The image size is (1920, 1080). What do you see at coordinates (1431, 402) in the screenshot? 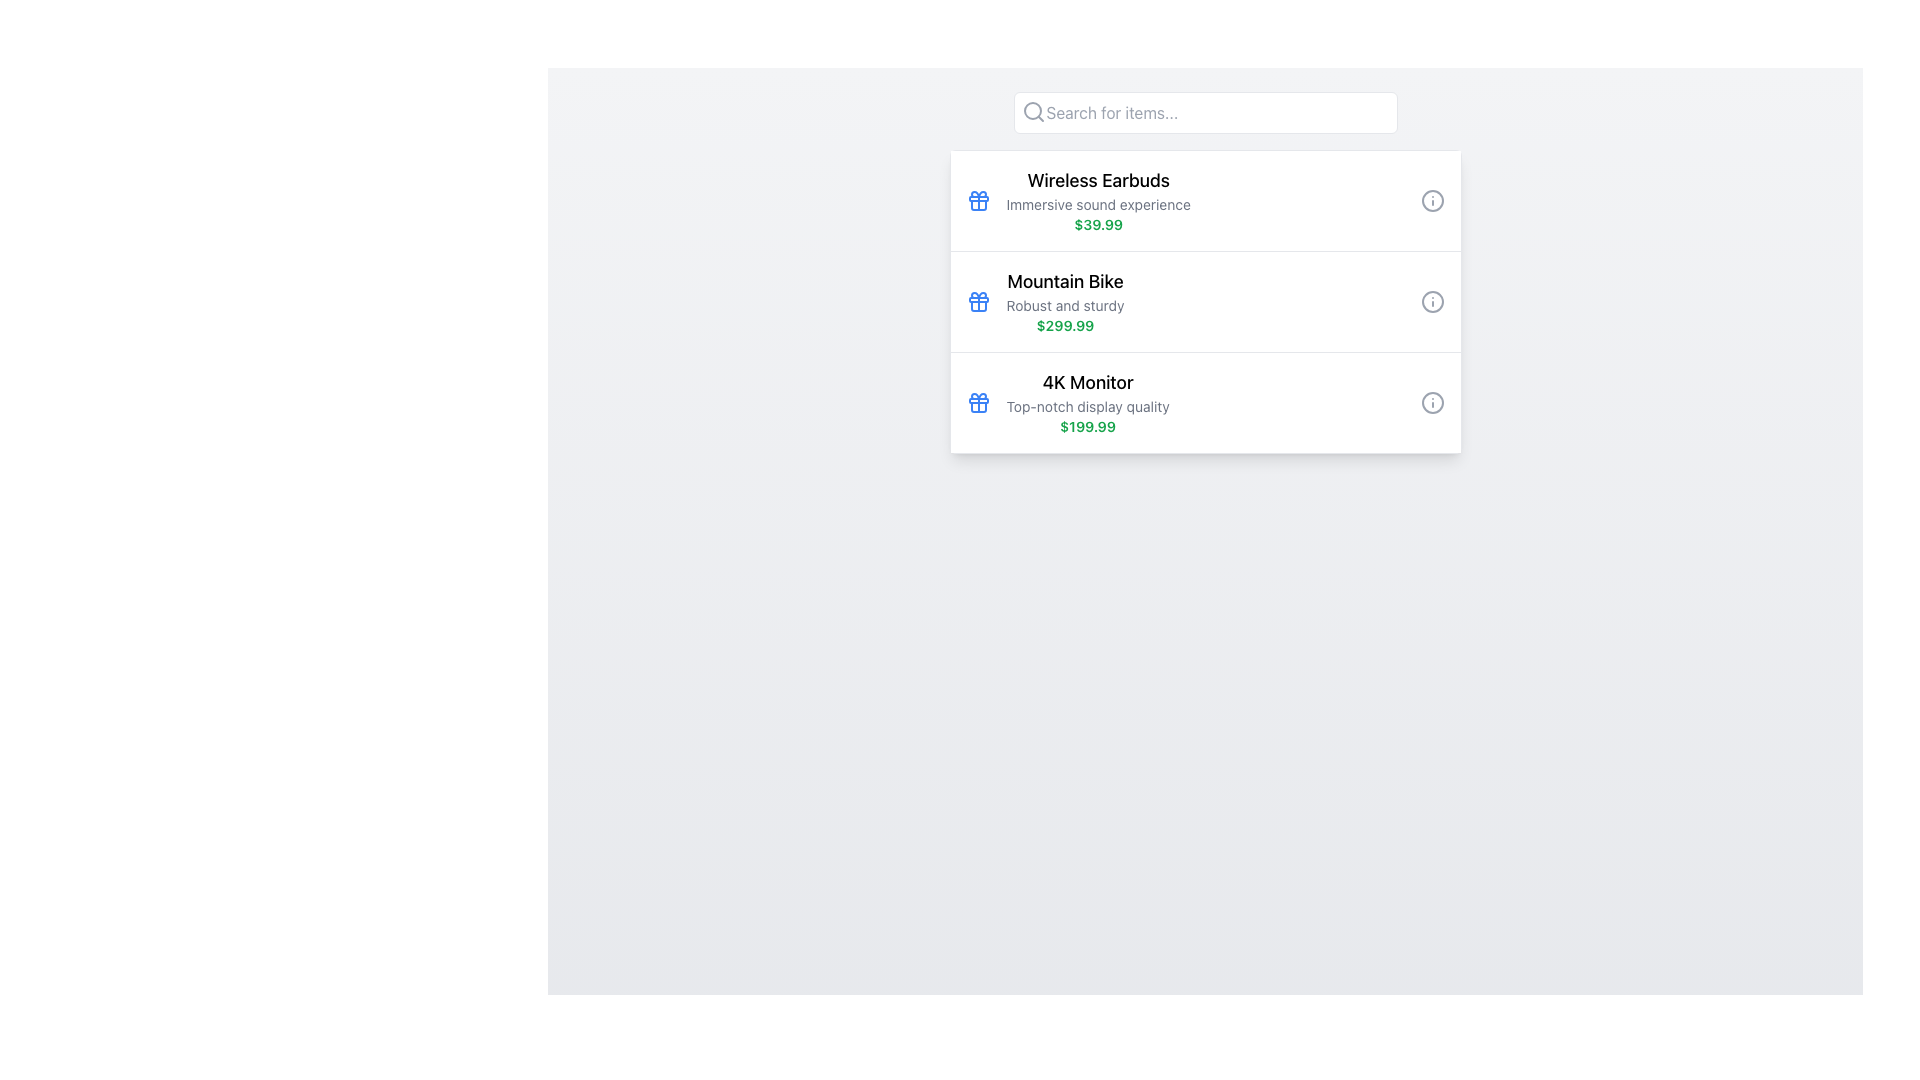
I see `the informational icon located at the right end of the third list item for the product '4K Monitor'` at bounding box center [1431, 402].